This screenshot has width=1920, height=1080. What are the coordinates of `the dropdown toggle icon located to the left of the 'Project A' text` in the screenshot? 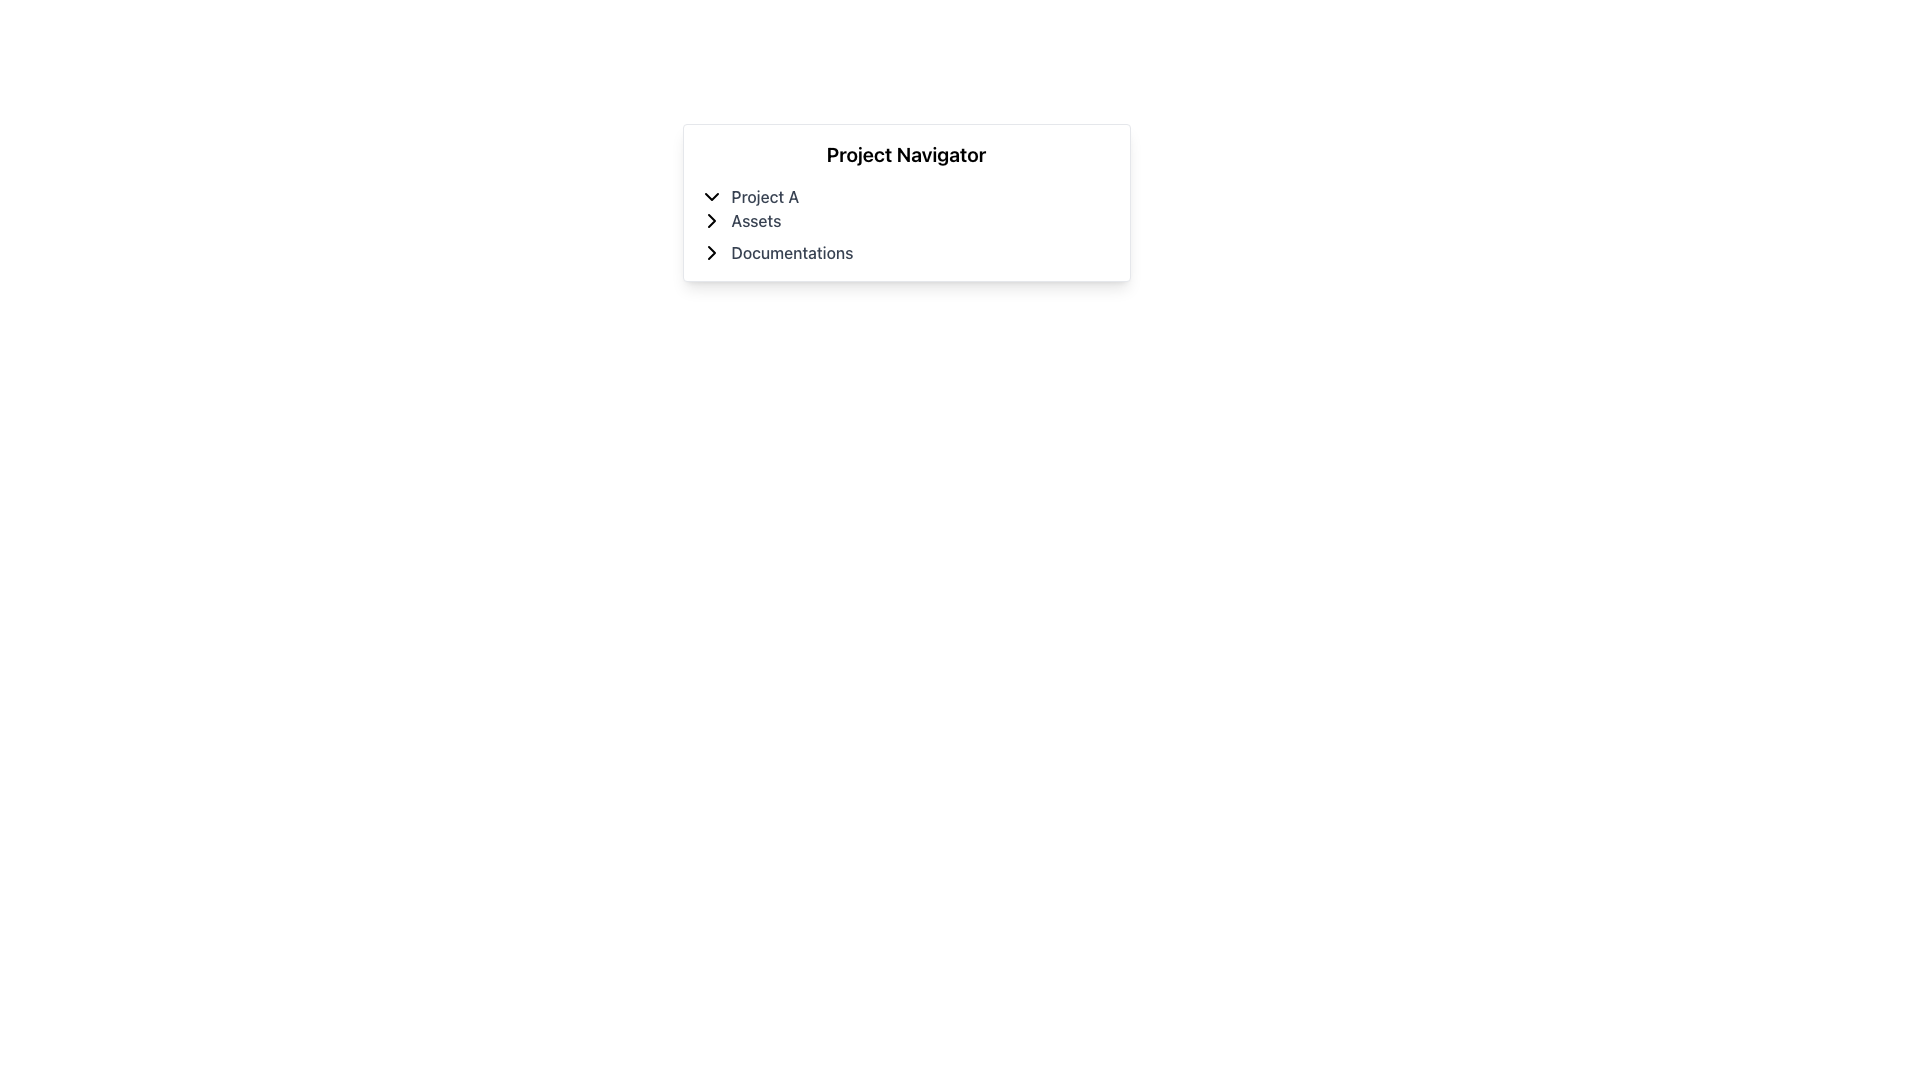 It's located at (711, 196).